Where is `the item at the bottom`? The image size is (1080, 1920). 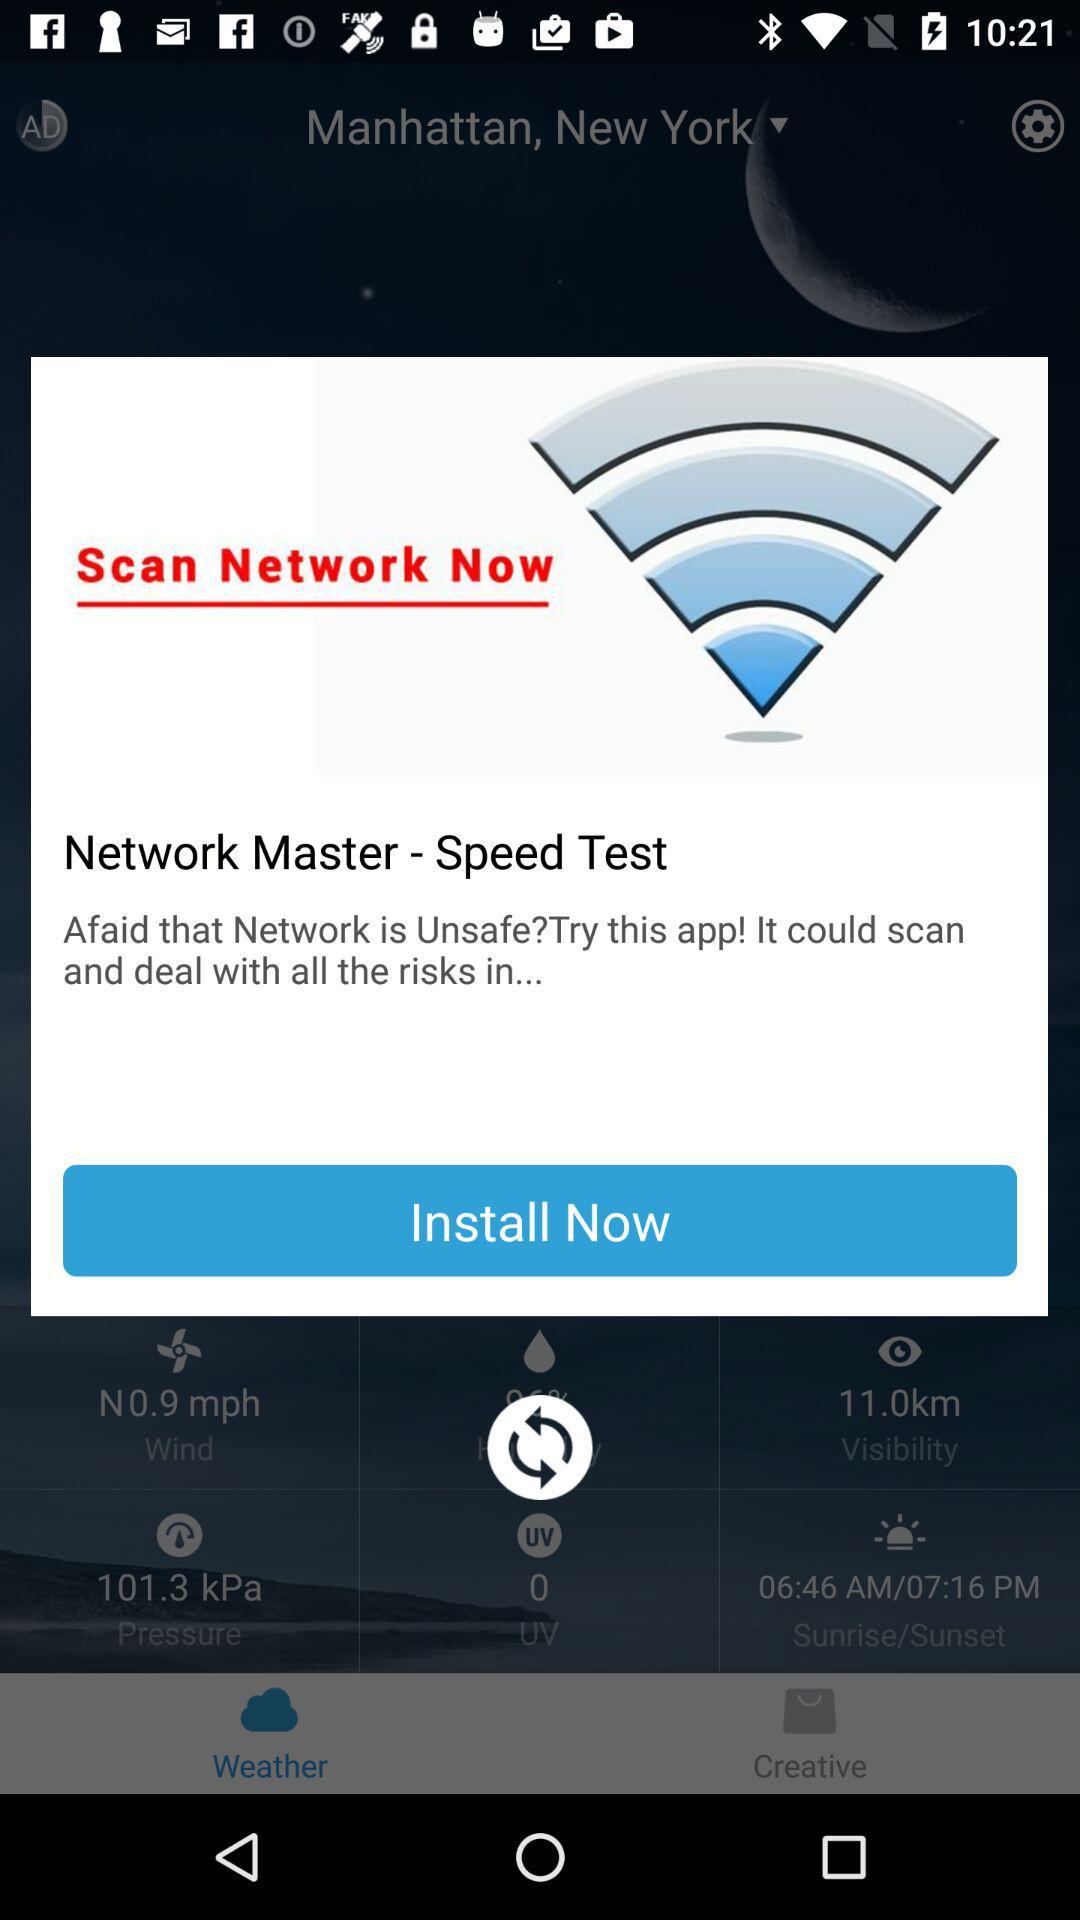
the item at the bottom is located at coordinates (540, 1447).